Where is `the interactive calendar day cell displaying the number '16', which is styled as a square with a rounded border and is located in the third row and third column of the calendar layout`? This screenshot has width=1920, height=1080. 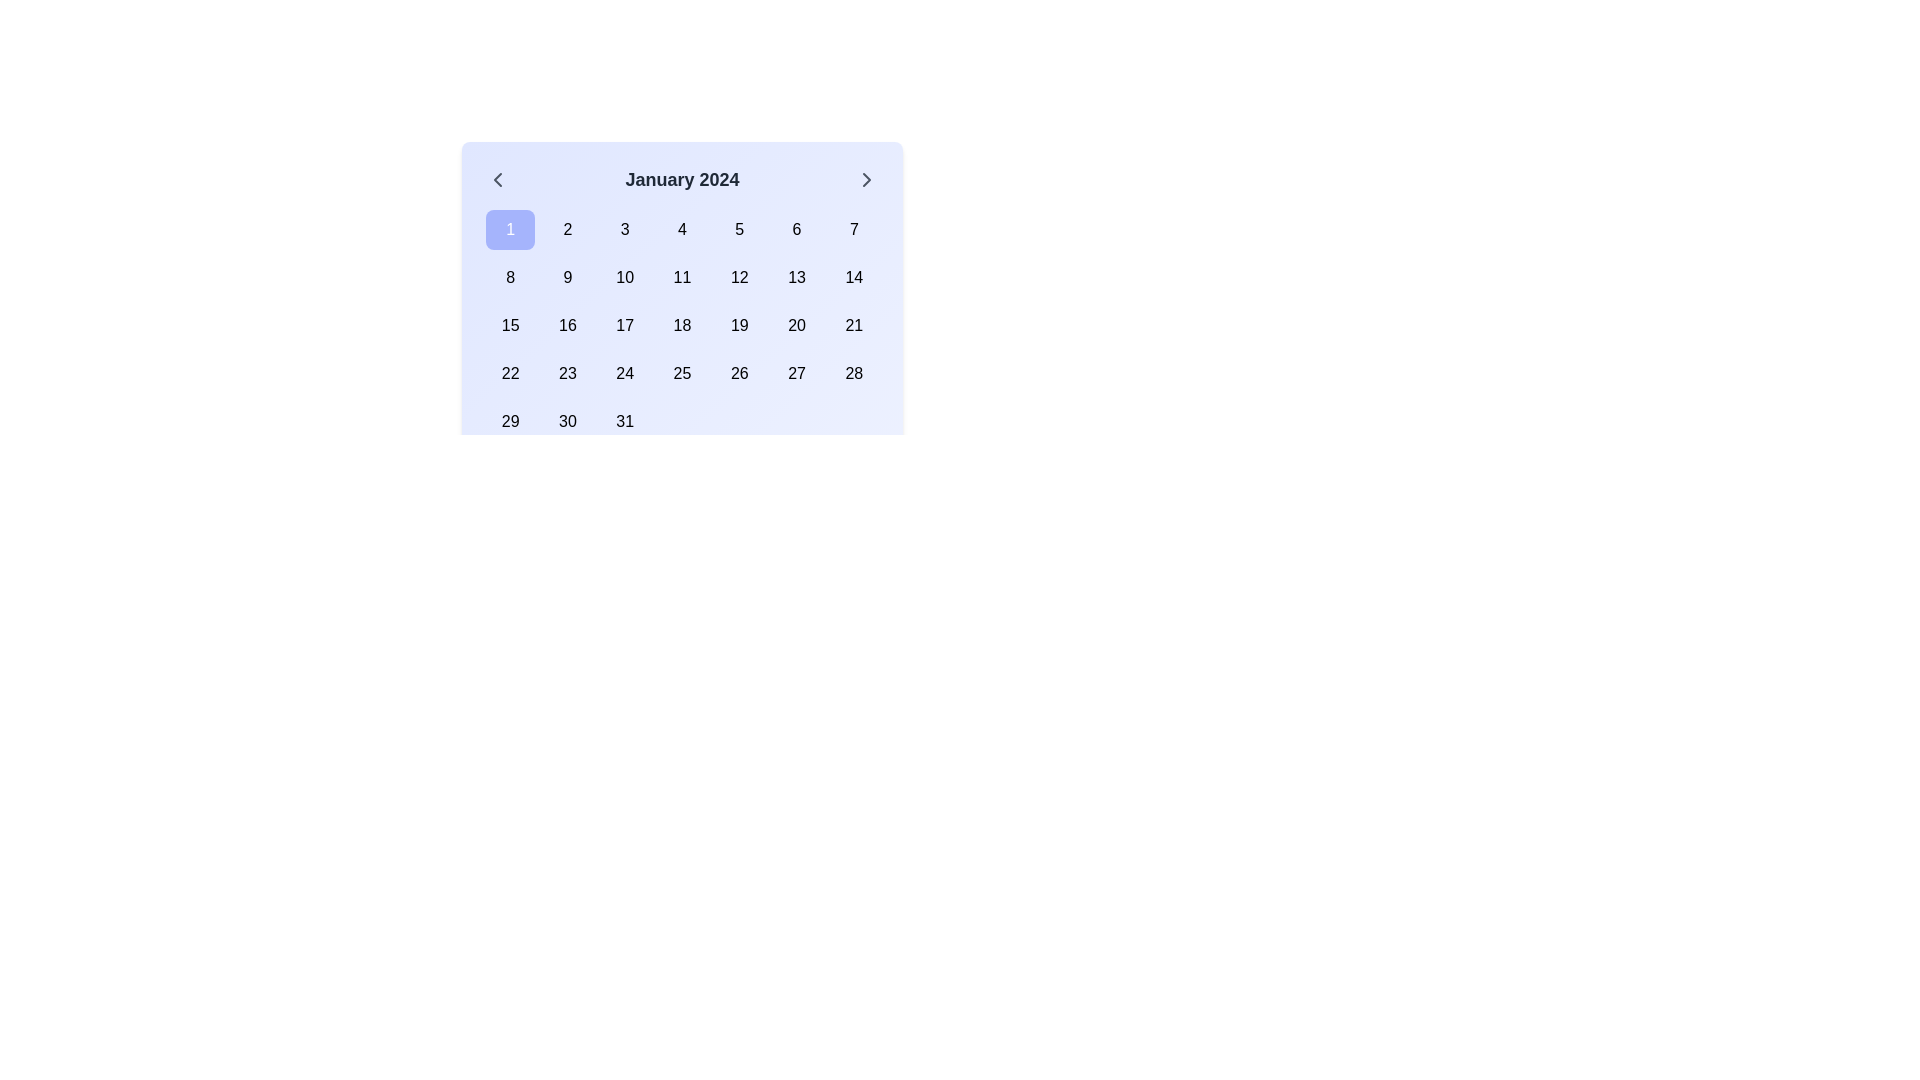
the interactive calendar day cell displaying the number '16', which is styled as a square with a rounded border and is located in the third row and third column of the calendar layout is located at coordinates (566, 325).